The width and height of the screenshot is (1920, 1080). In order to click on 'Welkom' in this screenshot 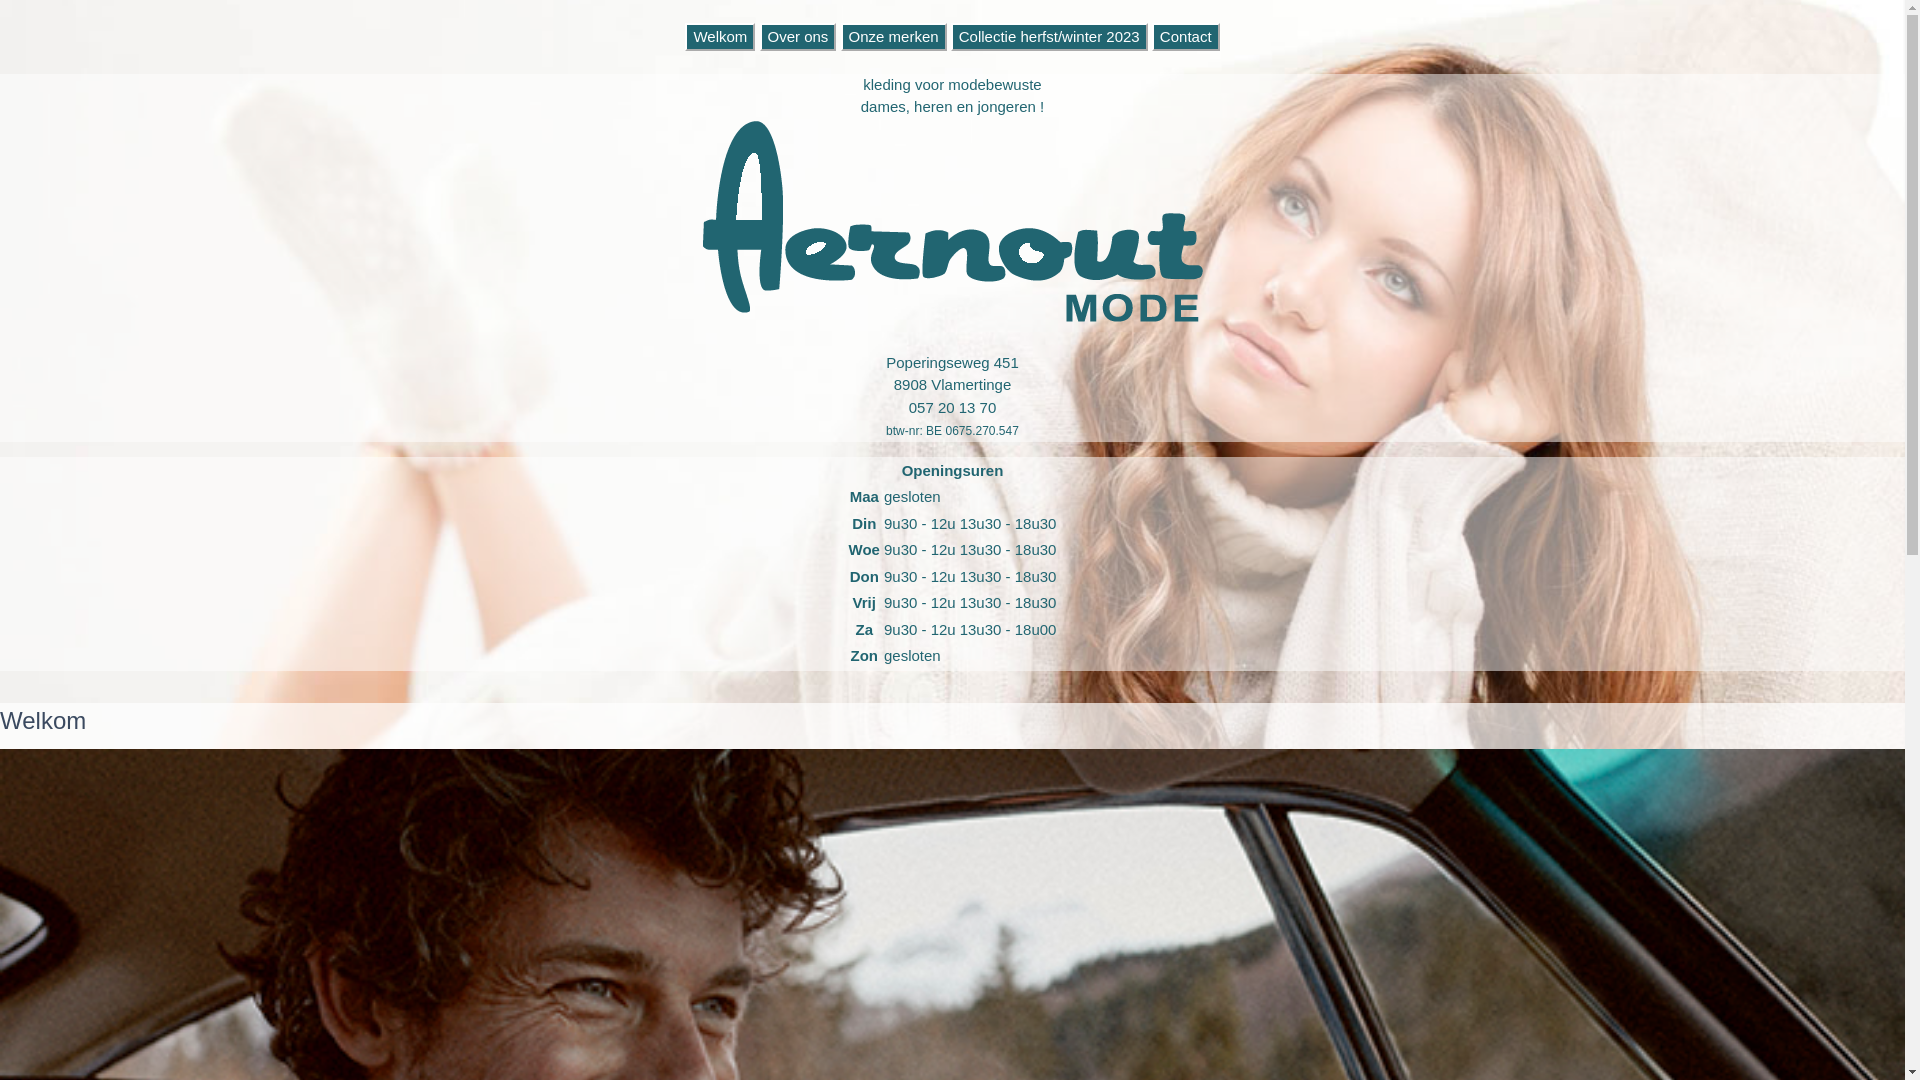, I will do `click(720, 36)`.